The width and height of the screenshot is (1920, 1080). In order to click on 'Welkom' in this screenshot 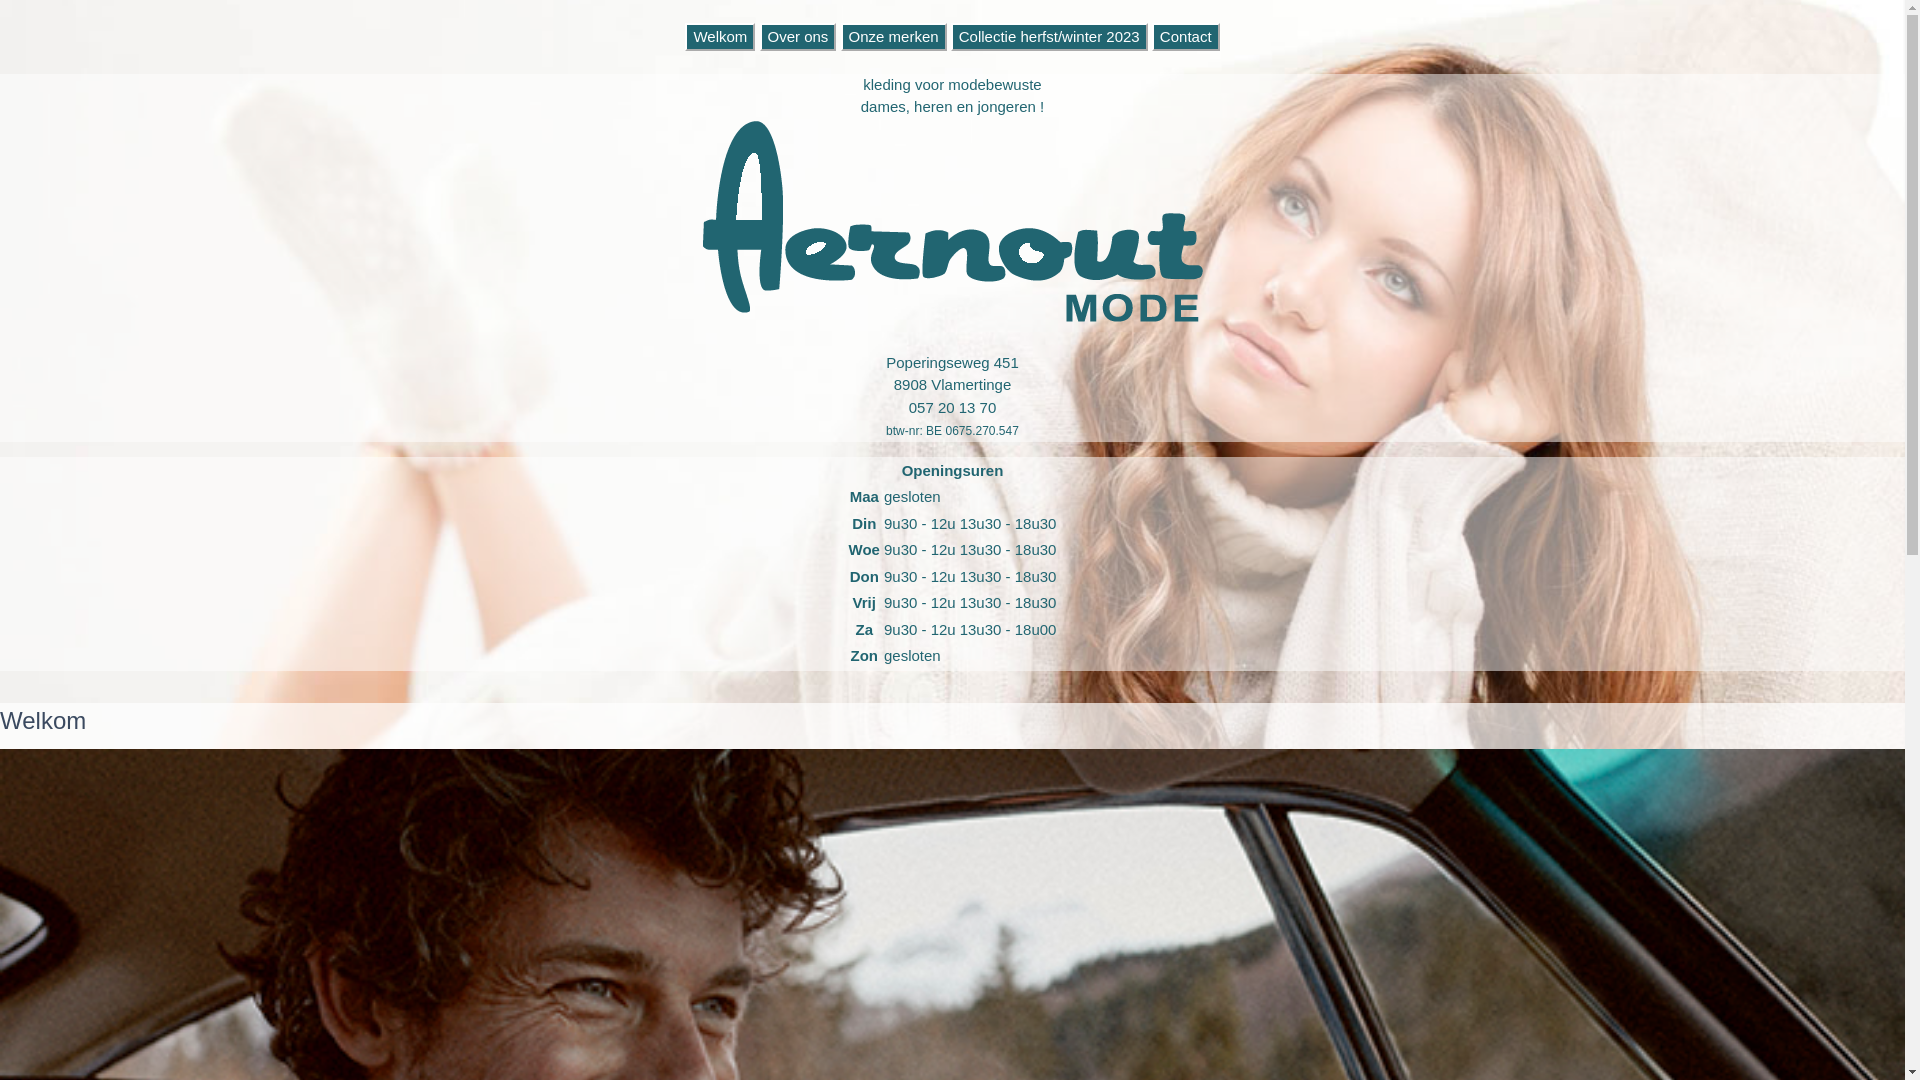, I will do `click(720, 36)`.